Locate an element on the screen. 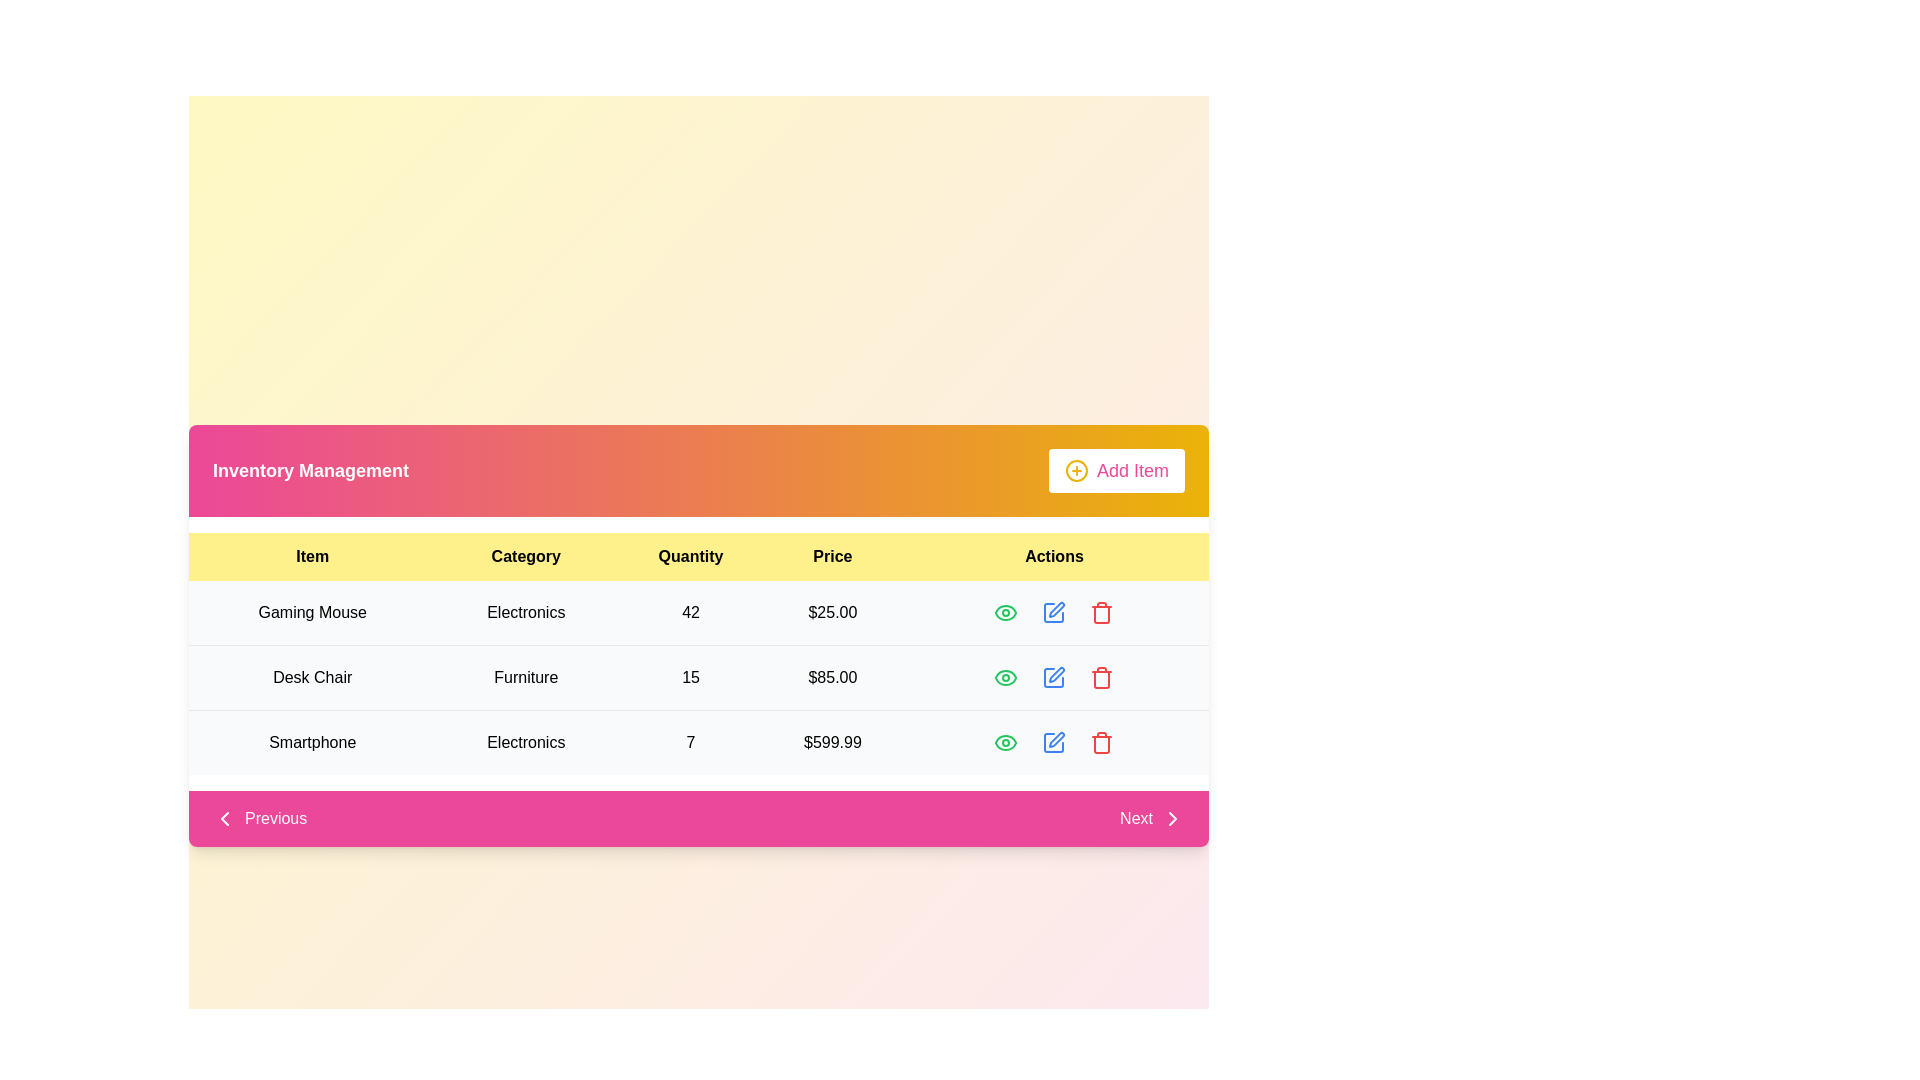 This screenshot has width=1920, height=1080. the 'Next' button, which has white text on a pink background and features a right-facing arrow icon, located in the bottom-right corner of the pink footer section is located at coordinates (1152, 818).